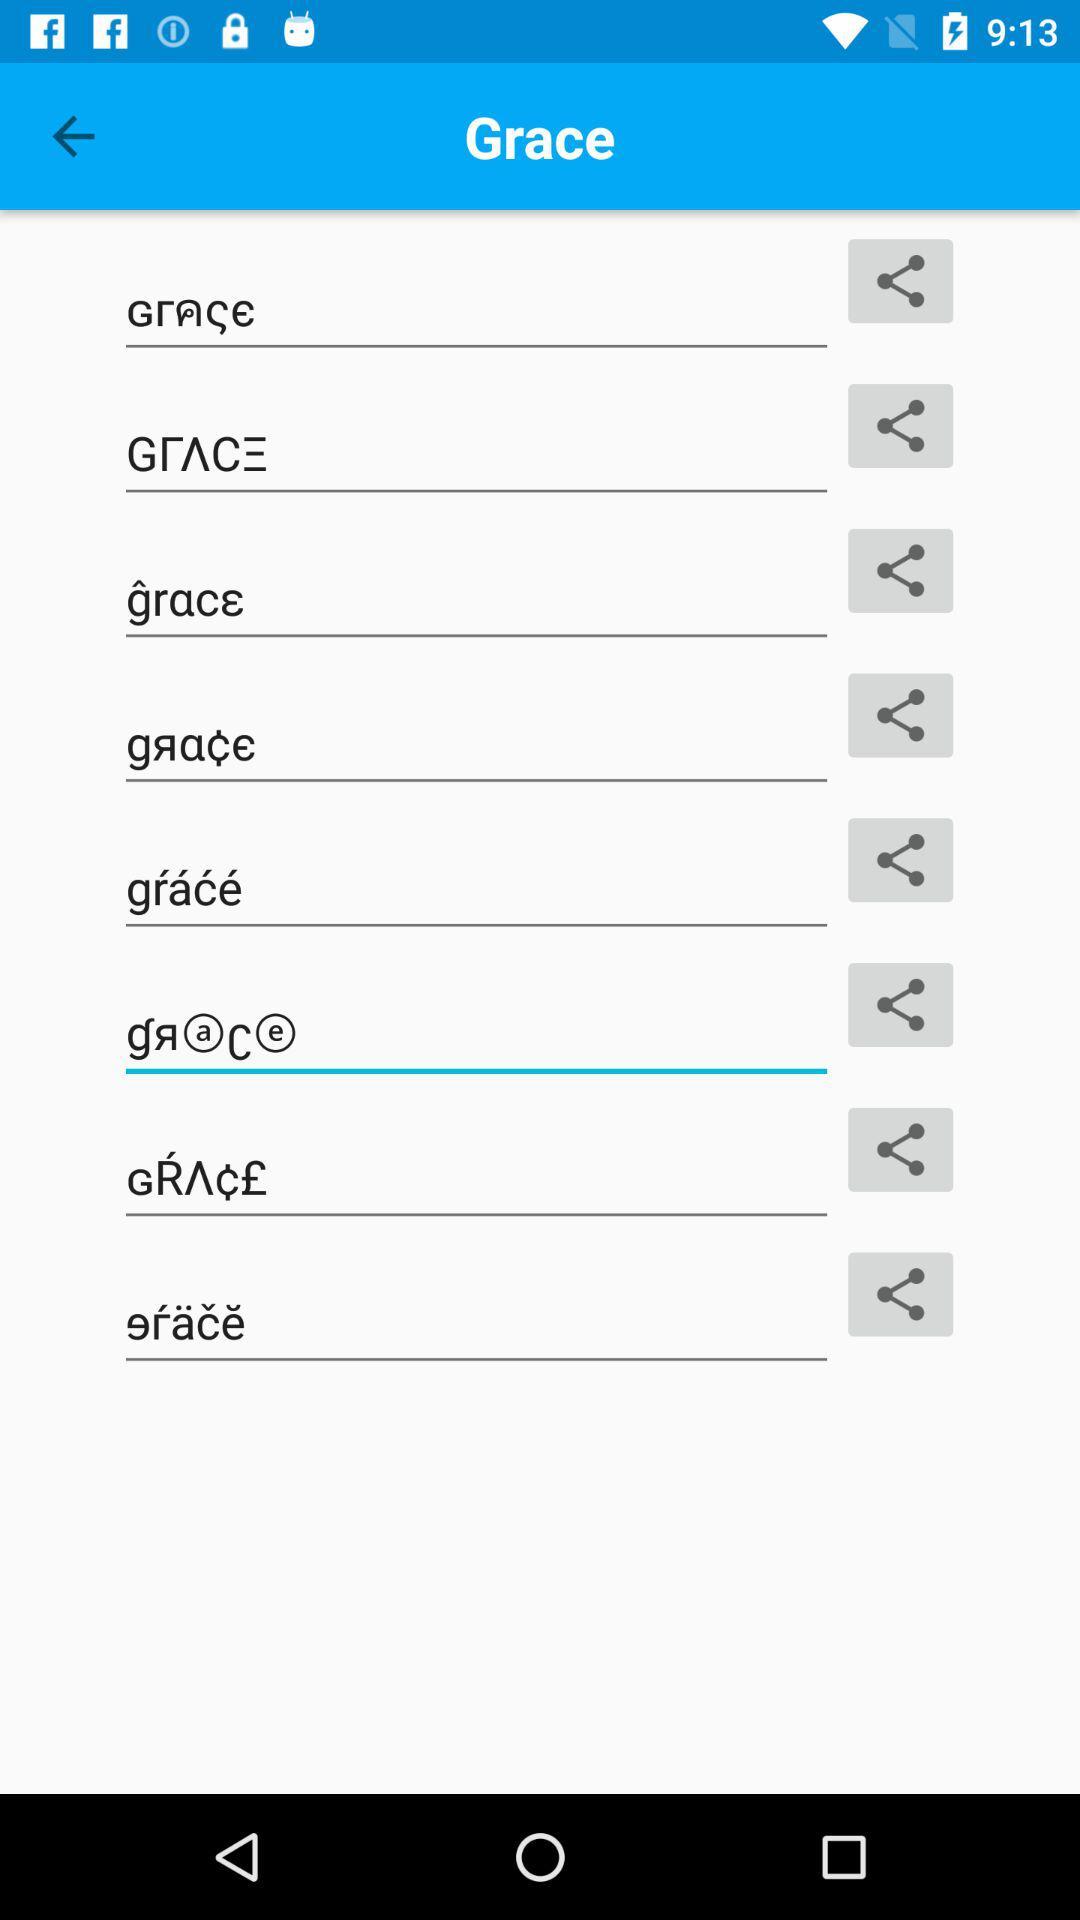  Describe the element at coordinates (477, 1032) in the screenshot. I see `the text which is on the sixth line` at that location.